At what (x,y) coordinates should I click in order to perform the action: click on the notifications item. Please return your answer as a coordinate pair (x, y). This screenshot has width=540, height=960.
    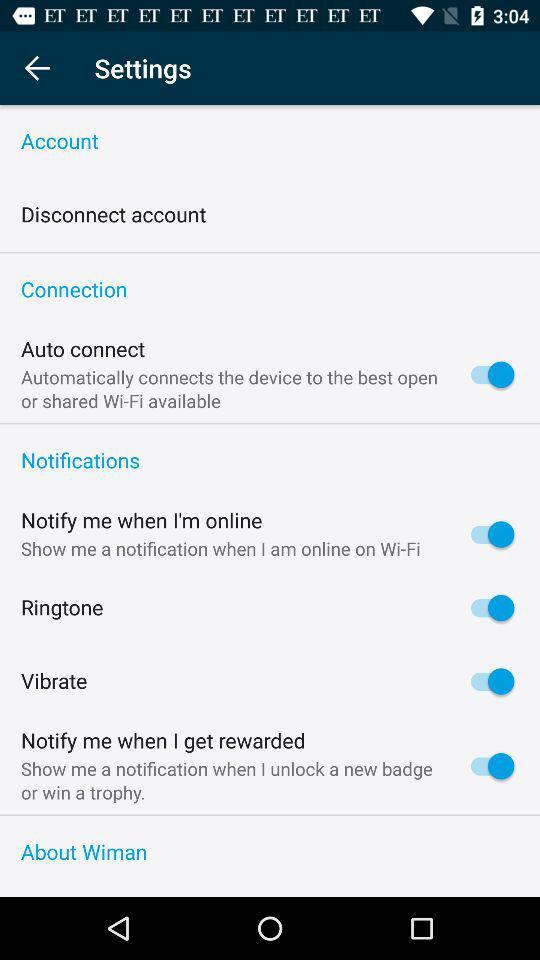
    Looking at the image, I should click on (270, 461).